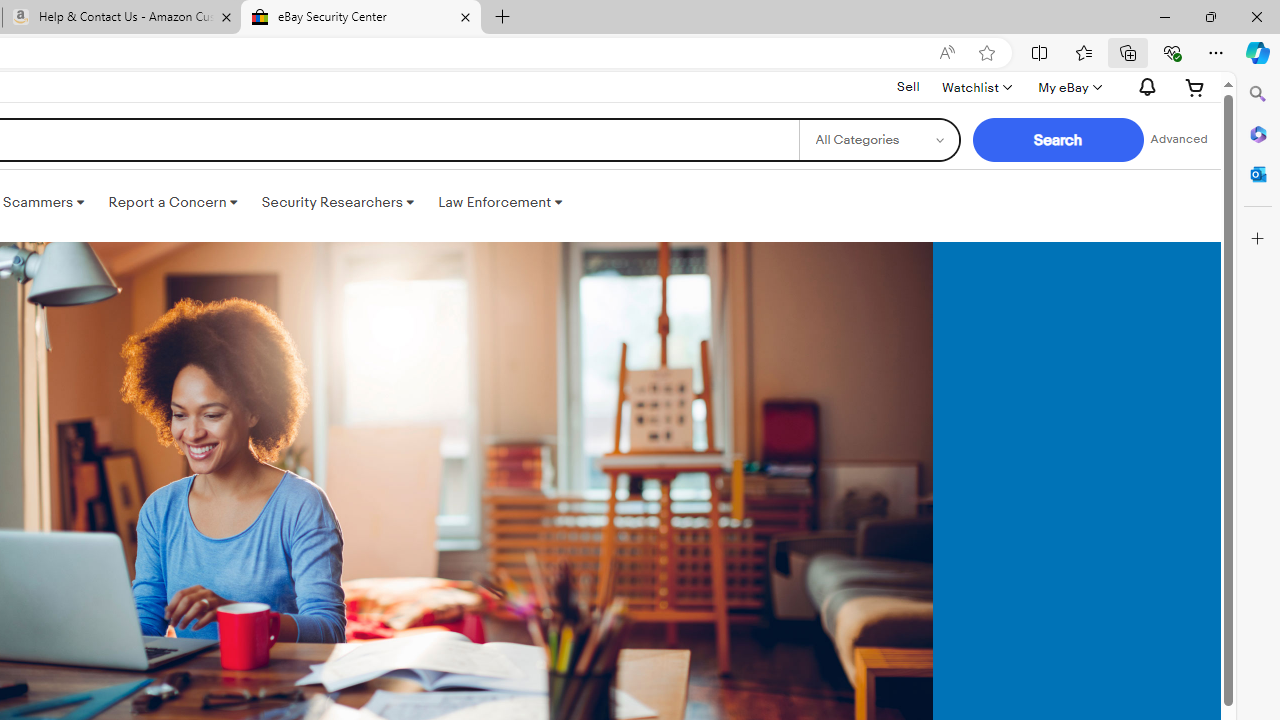  Describe the element at coordinates (1067, 86) in the screenshot. I see `'My eBay'` at that location.